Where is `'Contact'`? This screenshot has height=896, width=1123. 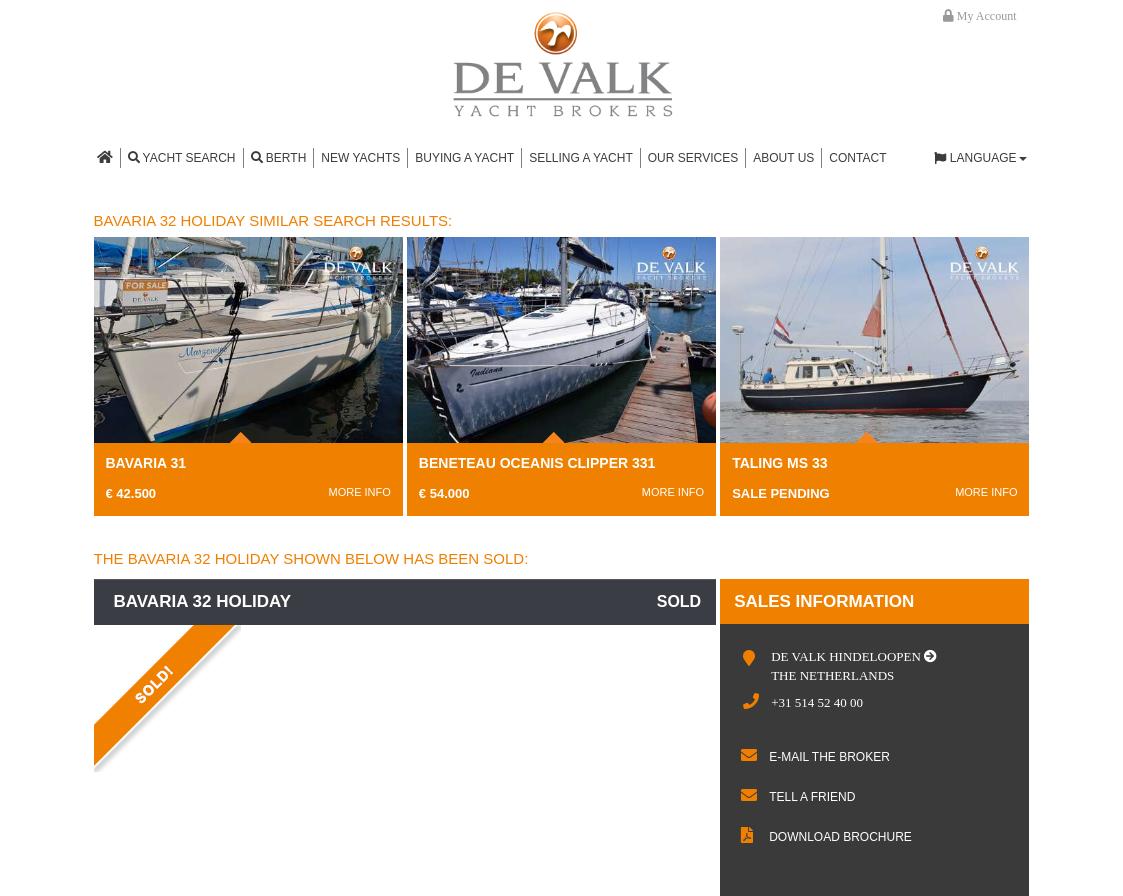 'Contact' is located at coordinates (856, 157).